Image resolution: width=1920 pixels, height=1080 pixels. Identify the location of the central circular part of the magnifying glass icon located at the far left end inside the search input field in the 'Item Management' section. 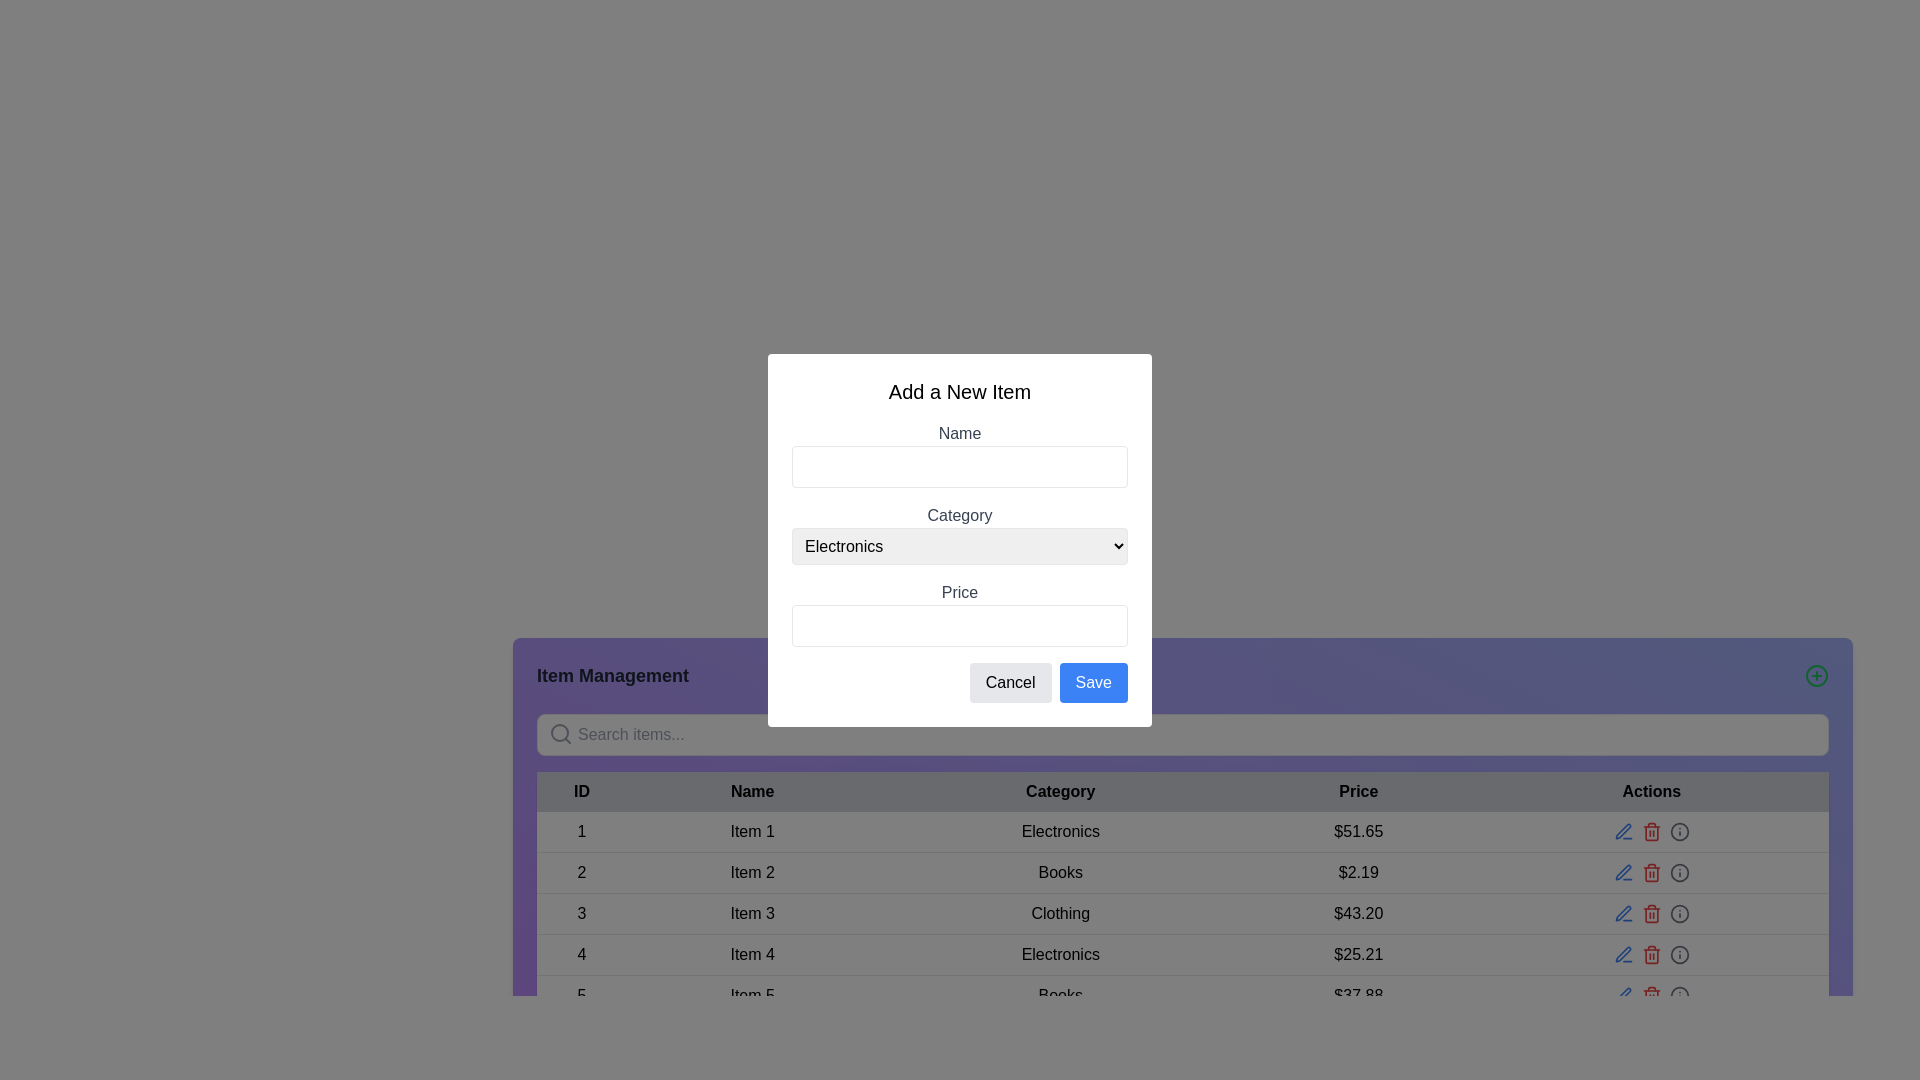
(560, 732).